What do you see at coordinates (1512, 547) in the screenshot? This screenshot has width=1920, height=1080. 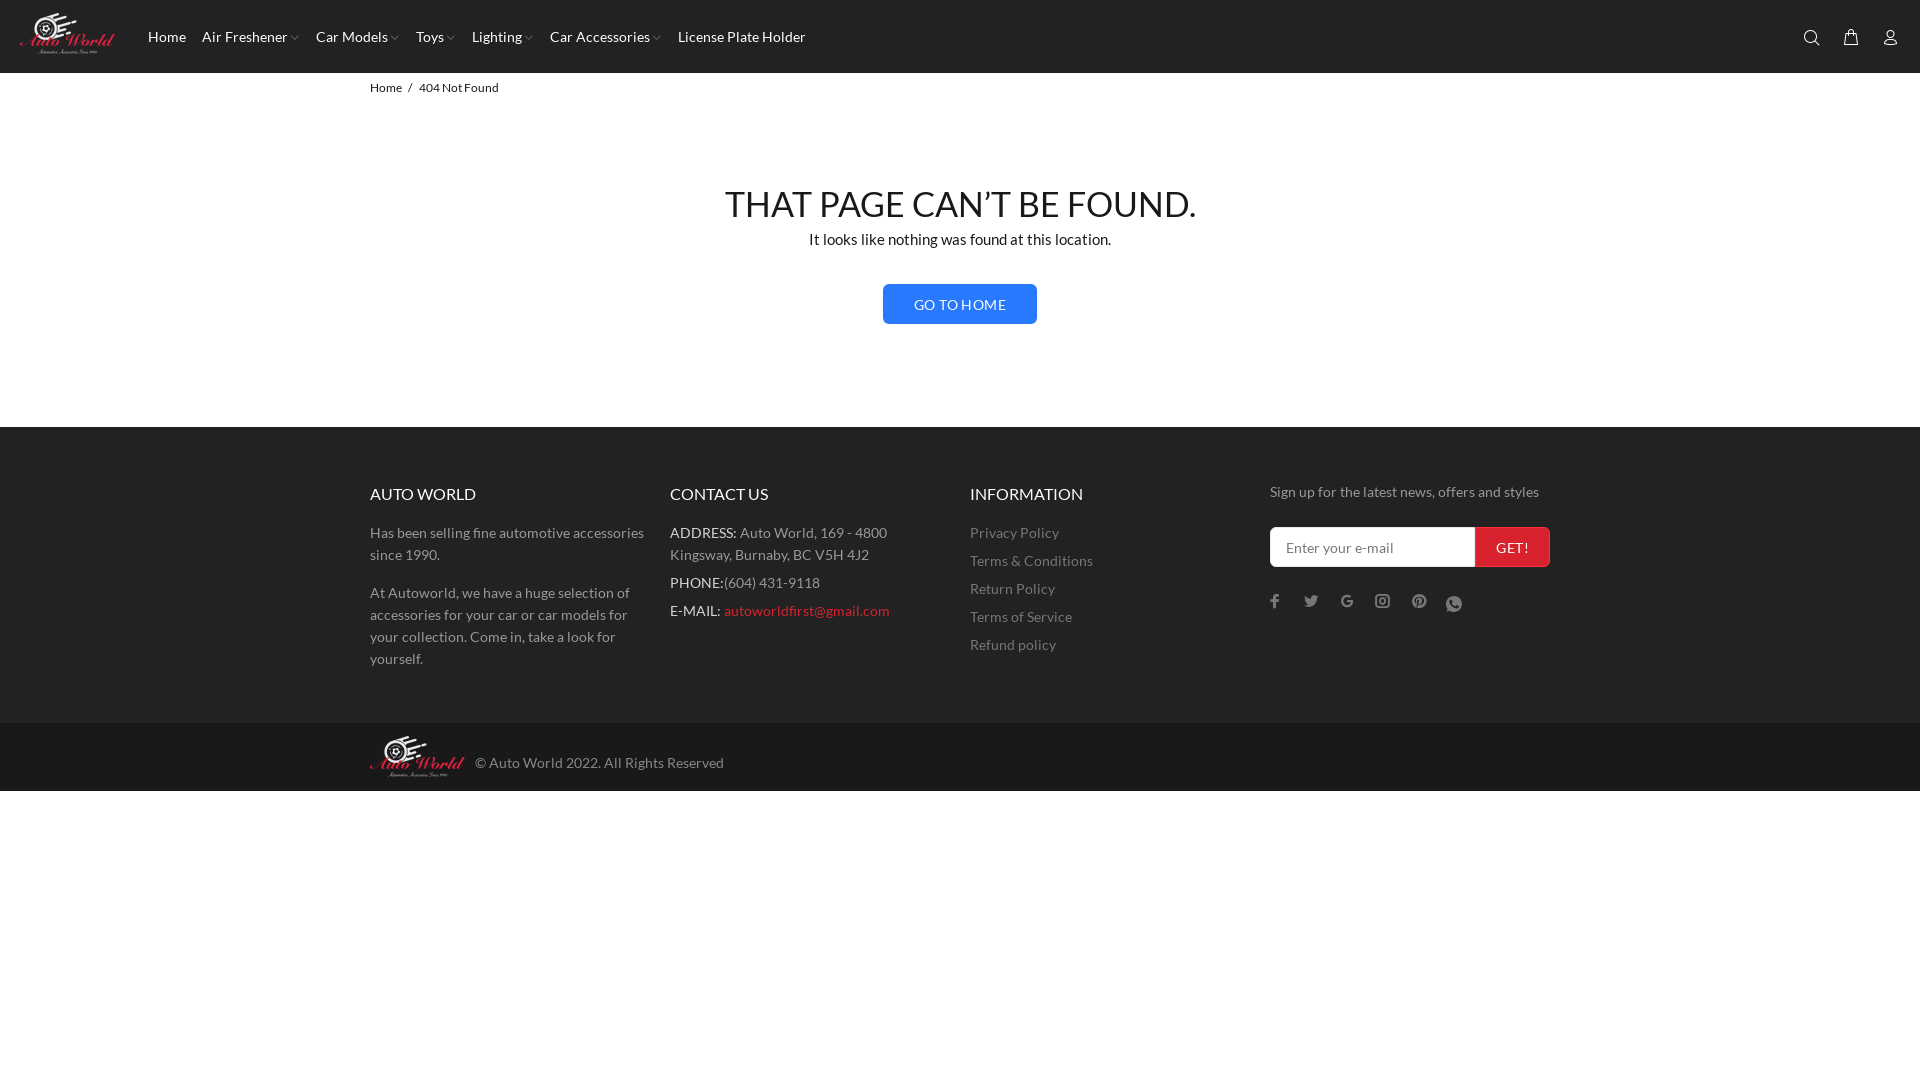 I see `'GET!'` at bounding box center [1512, 547].